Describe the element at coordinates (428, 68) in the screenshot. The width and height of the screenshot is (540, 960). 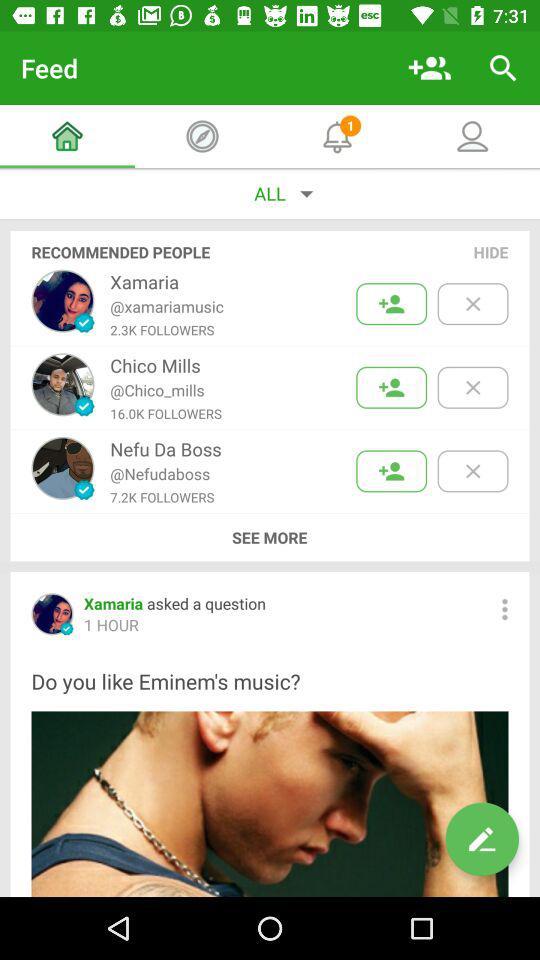
I see `icon to the right of the feed item` at that location.